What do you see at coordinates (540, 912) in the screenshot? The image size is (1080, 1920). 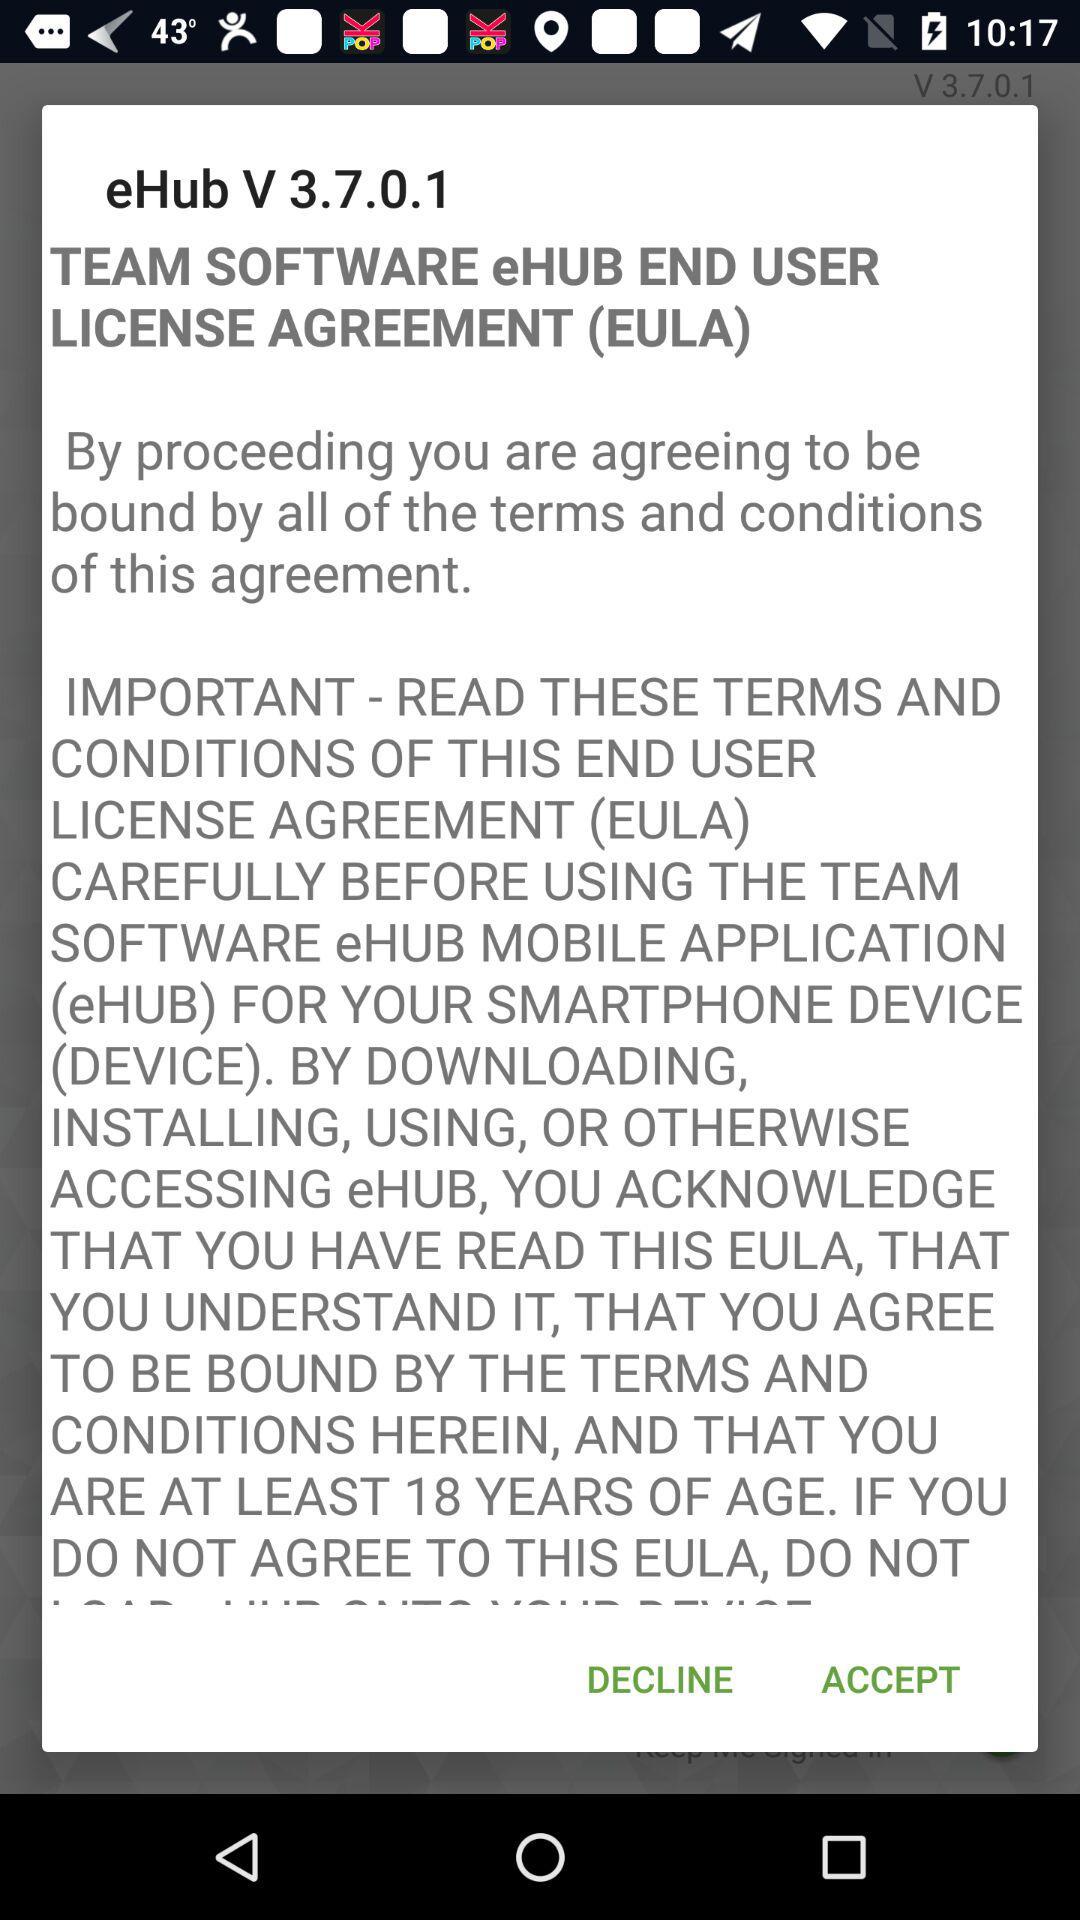 I see `the item above the decline item` at bounding box center [540, 912].